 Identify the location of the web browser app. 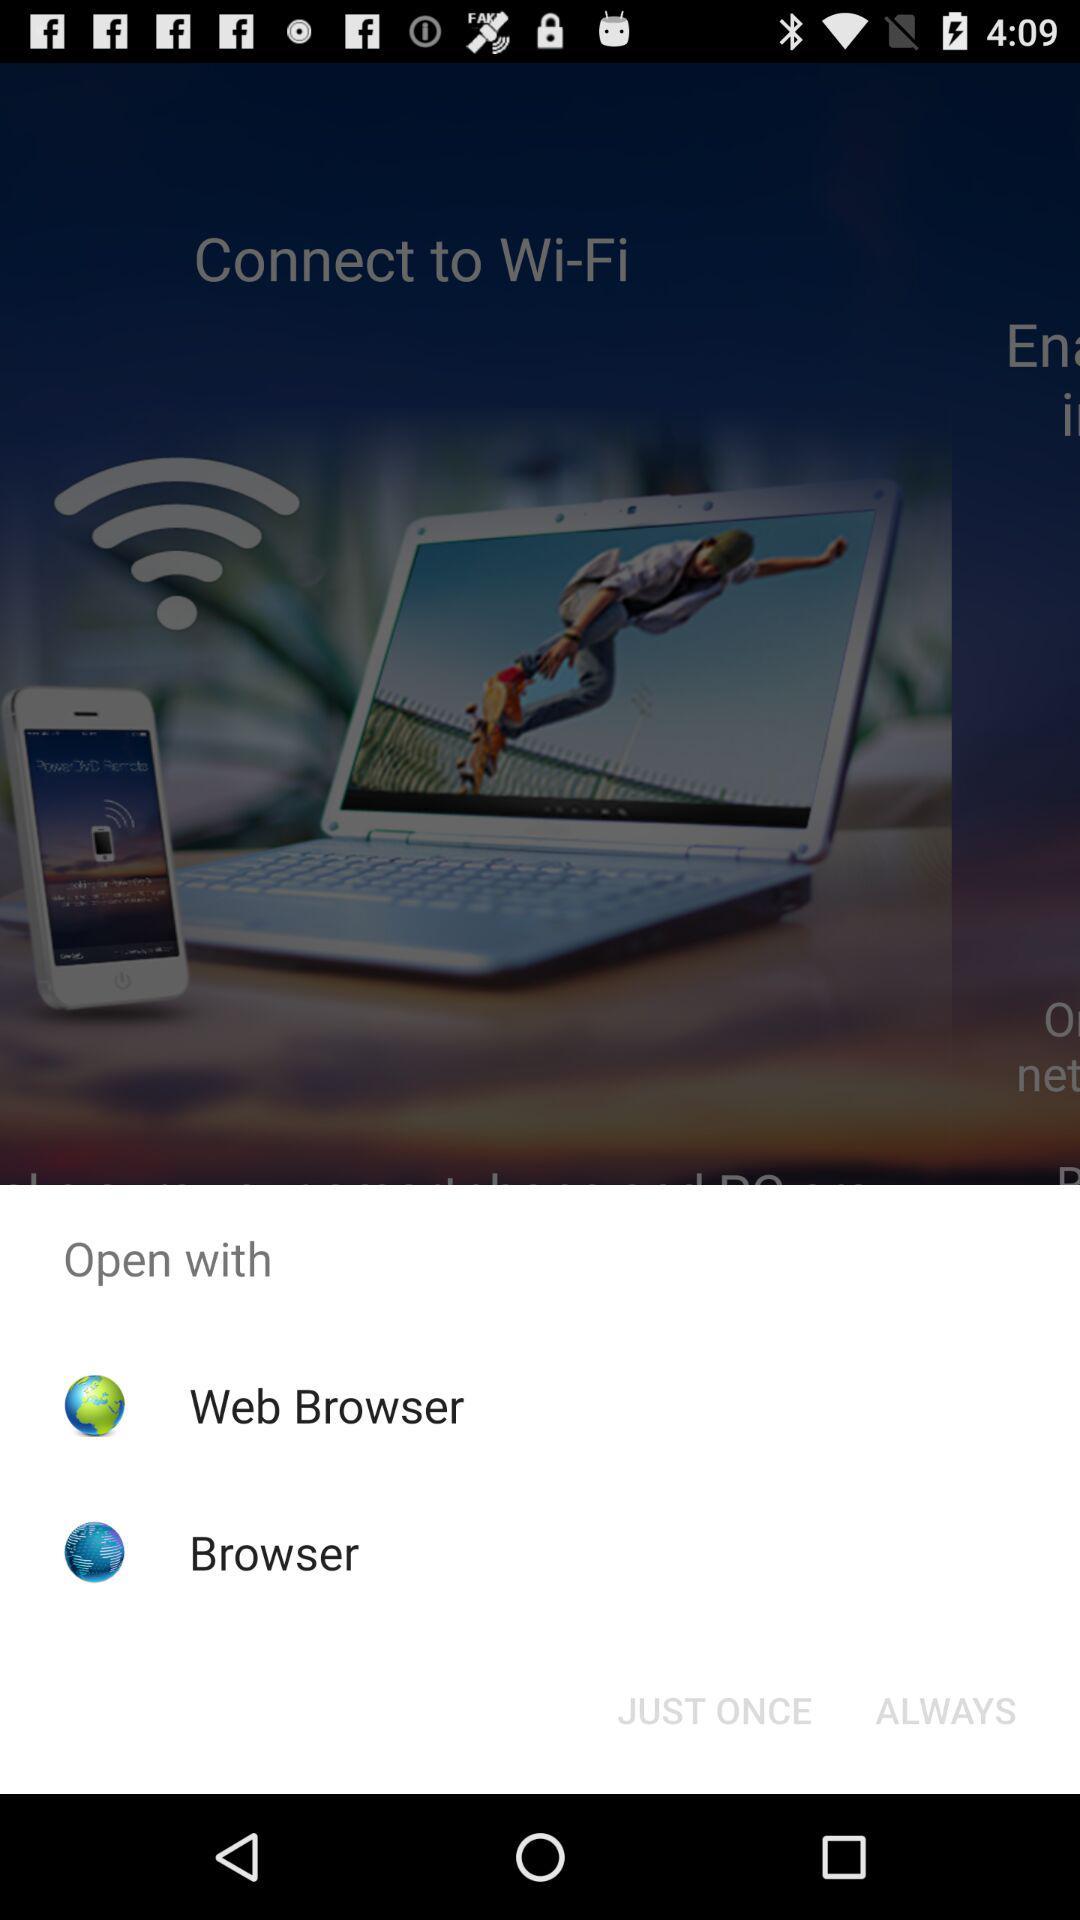
(325, 1404).